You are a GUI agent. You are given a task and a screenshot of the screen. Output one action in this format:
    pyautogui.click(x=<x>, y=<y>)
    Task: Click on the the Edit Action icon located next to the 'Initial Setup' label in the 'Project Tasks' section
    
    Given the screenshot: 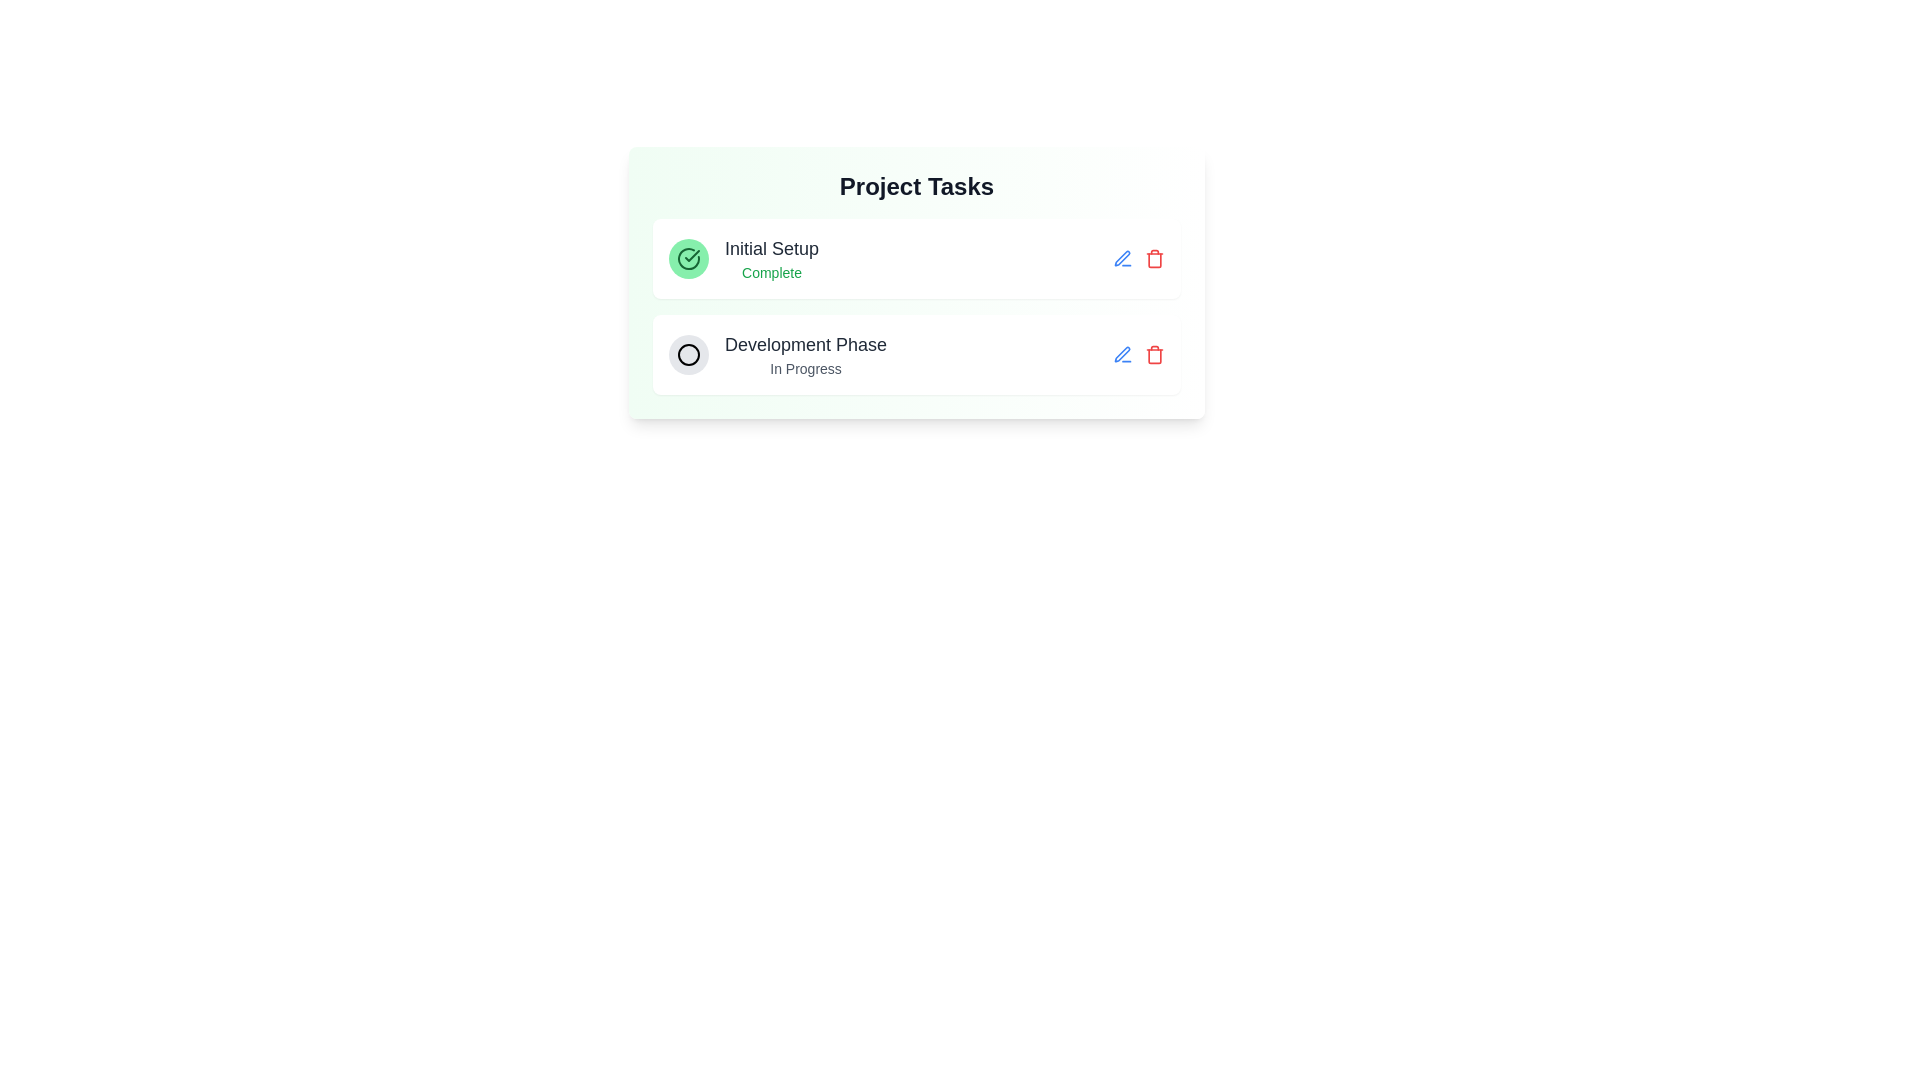 What is the action you would take?
    pyautogui.click(x=1122, y=353)
    